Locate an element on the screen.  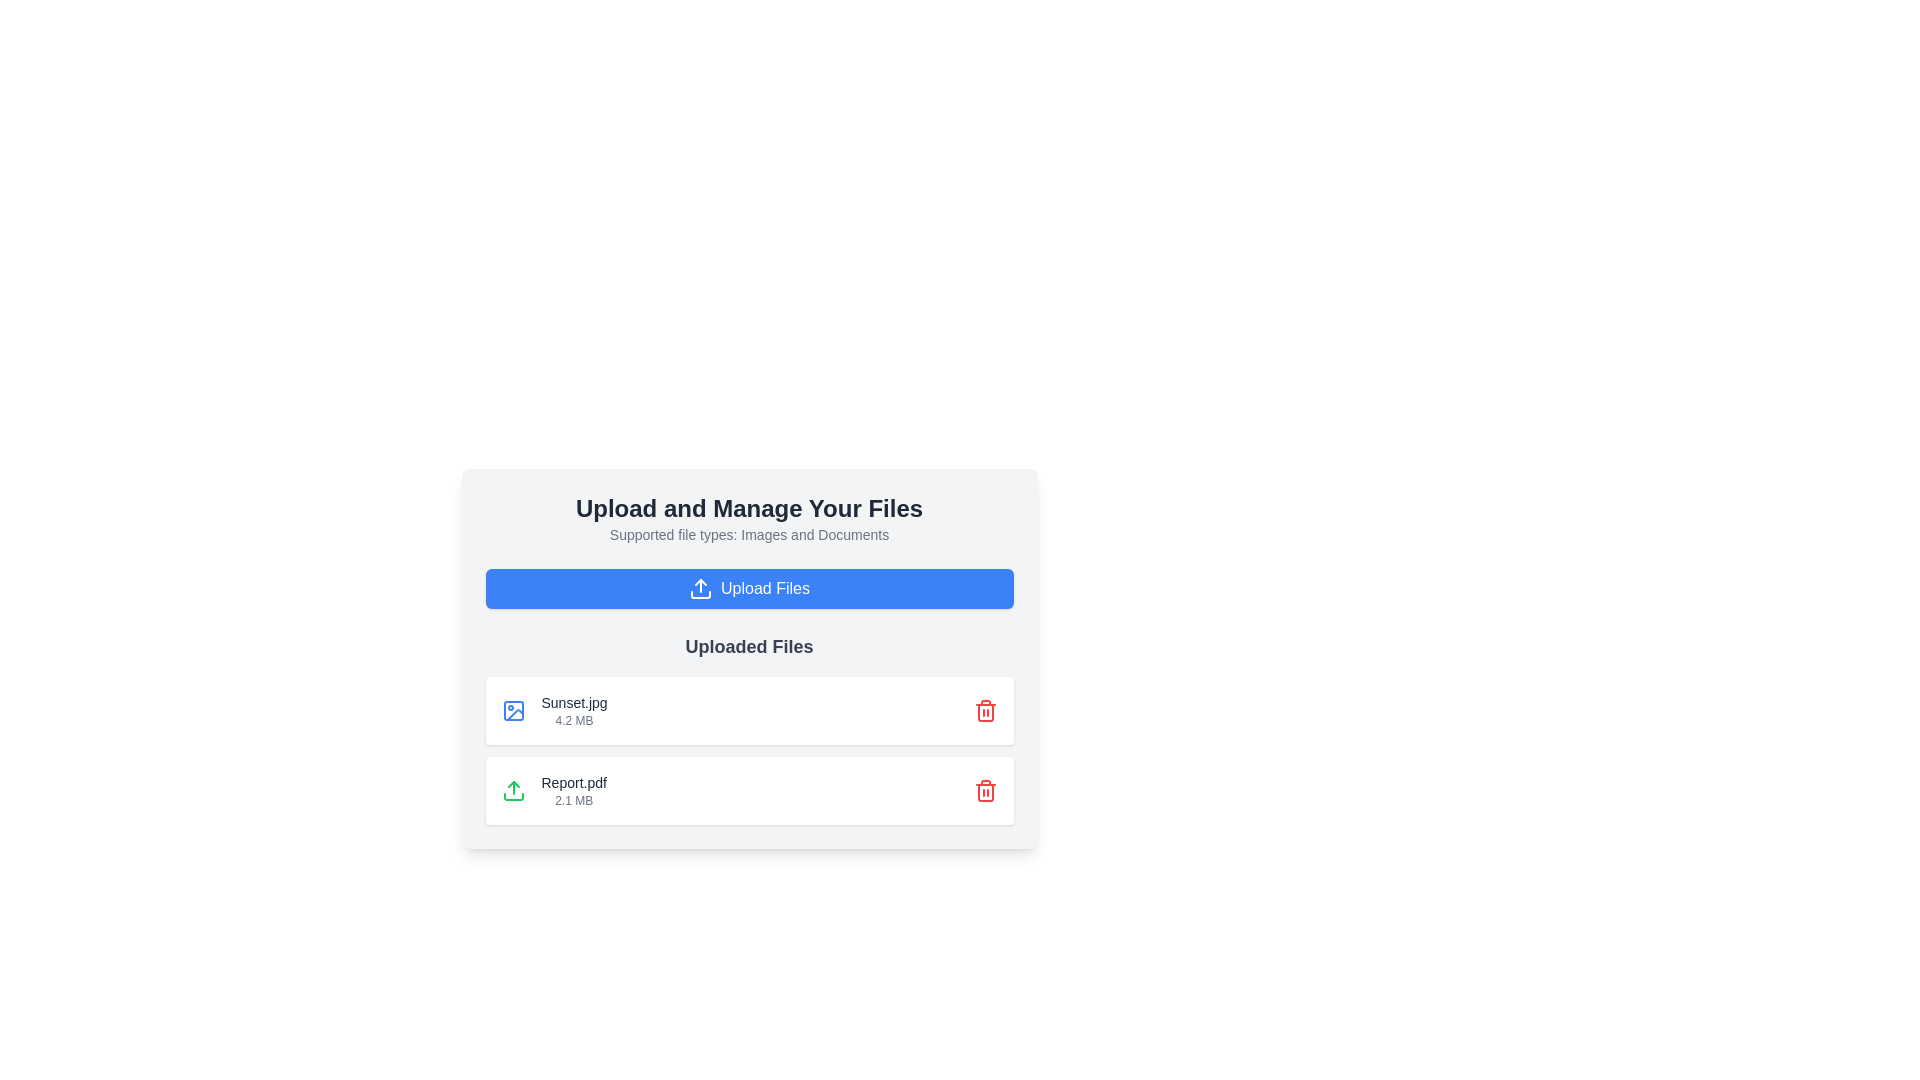
the file item representation displaying the uploaded file name is located at coordinates (554, 789).